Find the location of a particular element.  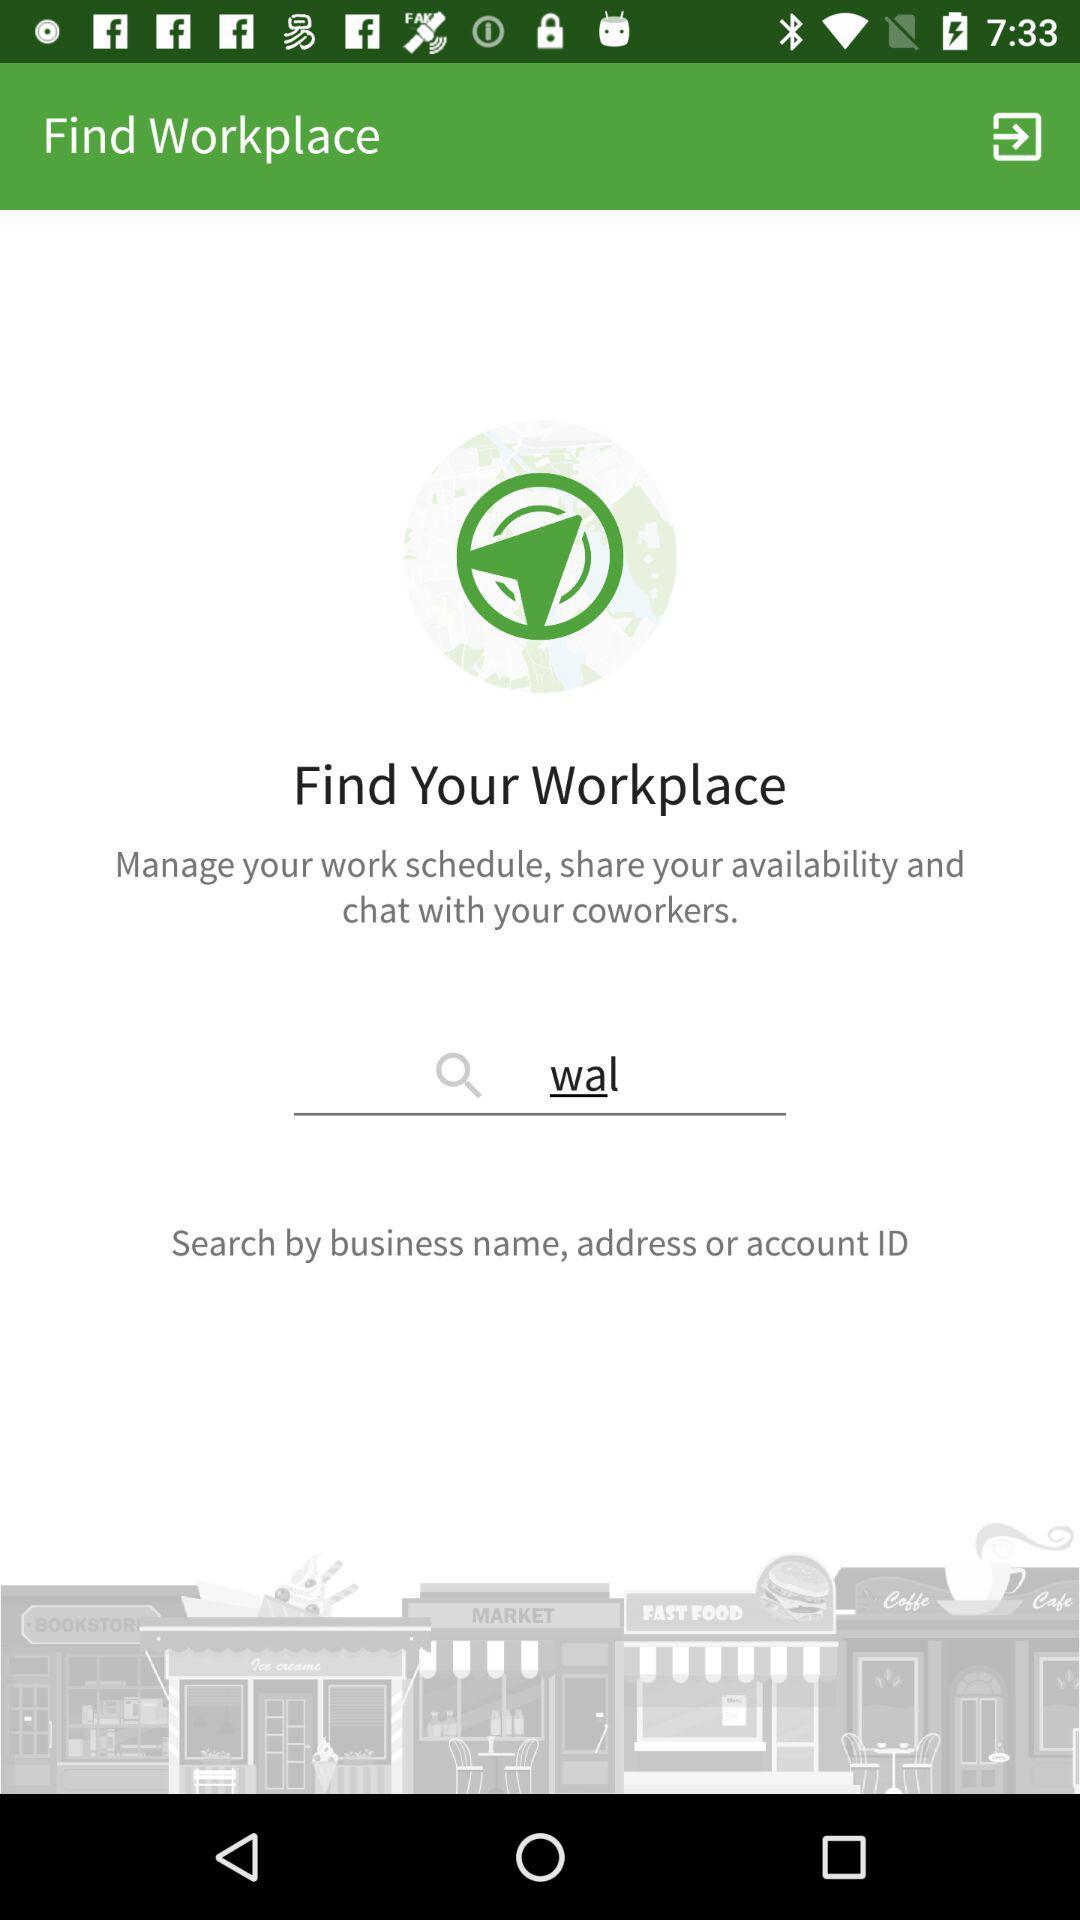

item next to find workplace is located at coordinates (1017, 135).